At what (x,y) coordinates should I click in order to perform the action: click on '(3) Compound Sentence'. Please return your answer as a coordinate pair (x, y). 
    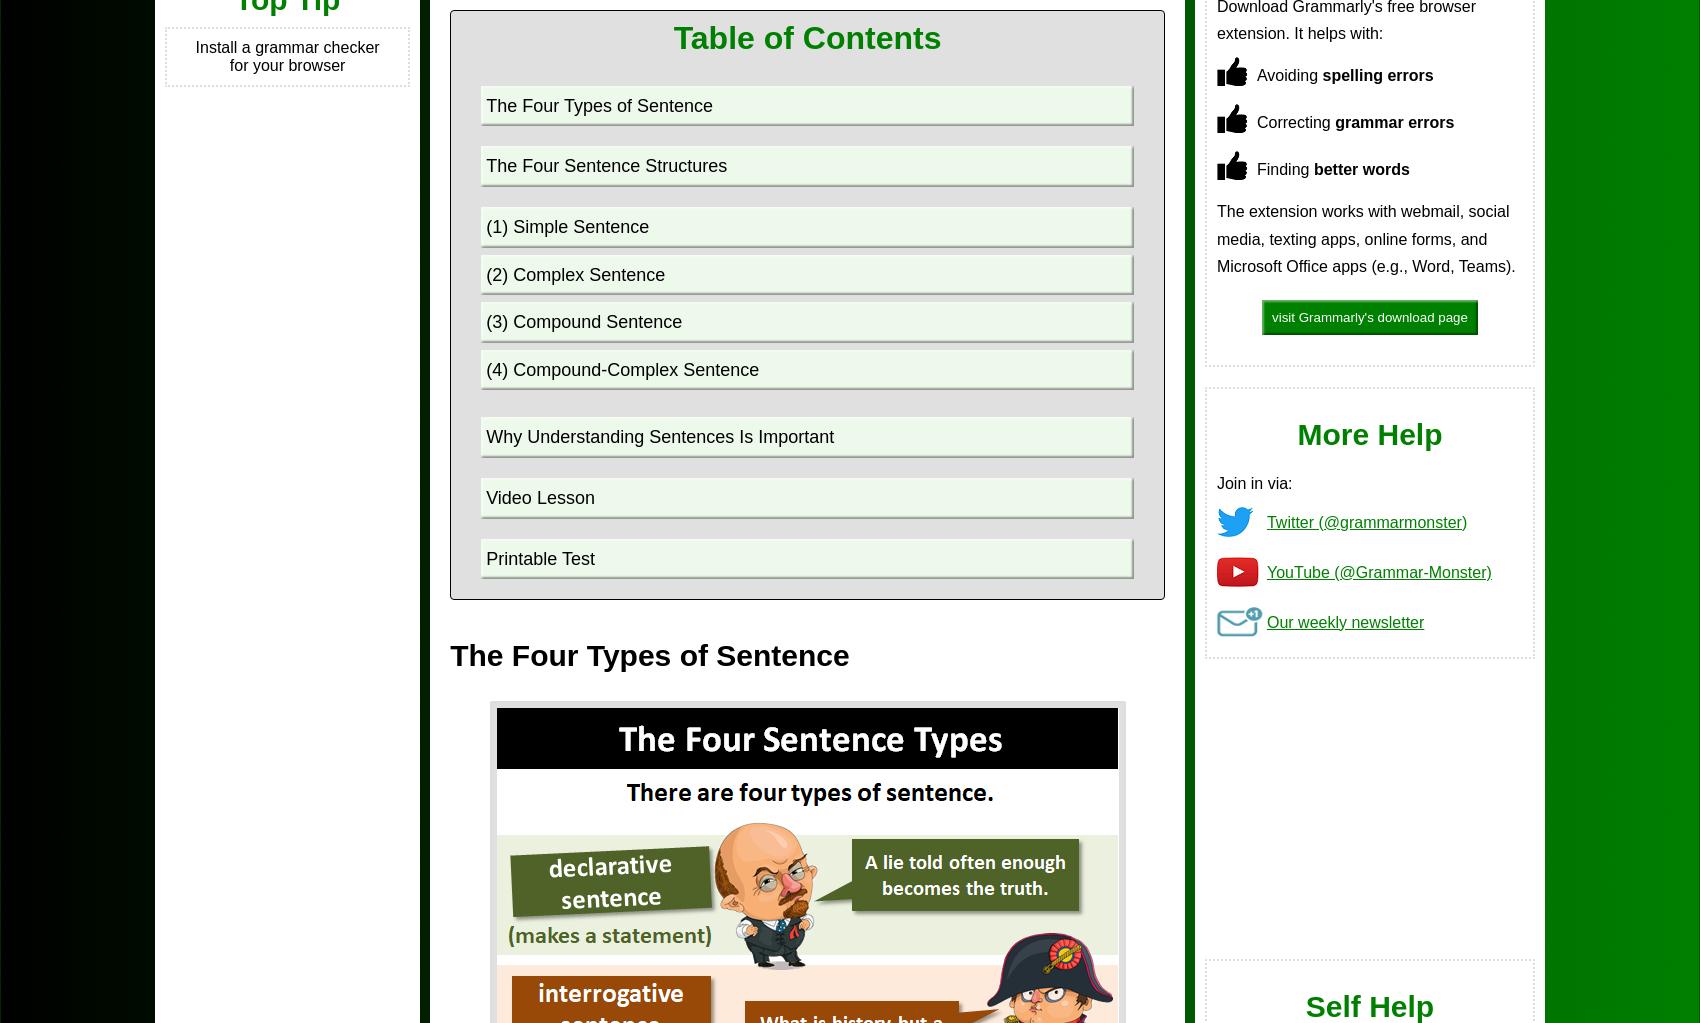
    Looking at the image, I should click on (582, 322).